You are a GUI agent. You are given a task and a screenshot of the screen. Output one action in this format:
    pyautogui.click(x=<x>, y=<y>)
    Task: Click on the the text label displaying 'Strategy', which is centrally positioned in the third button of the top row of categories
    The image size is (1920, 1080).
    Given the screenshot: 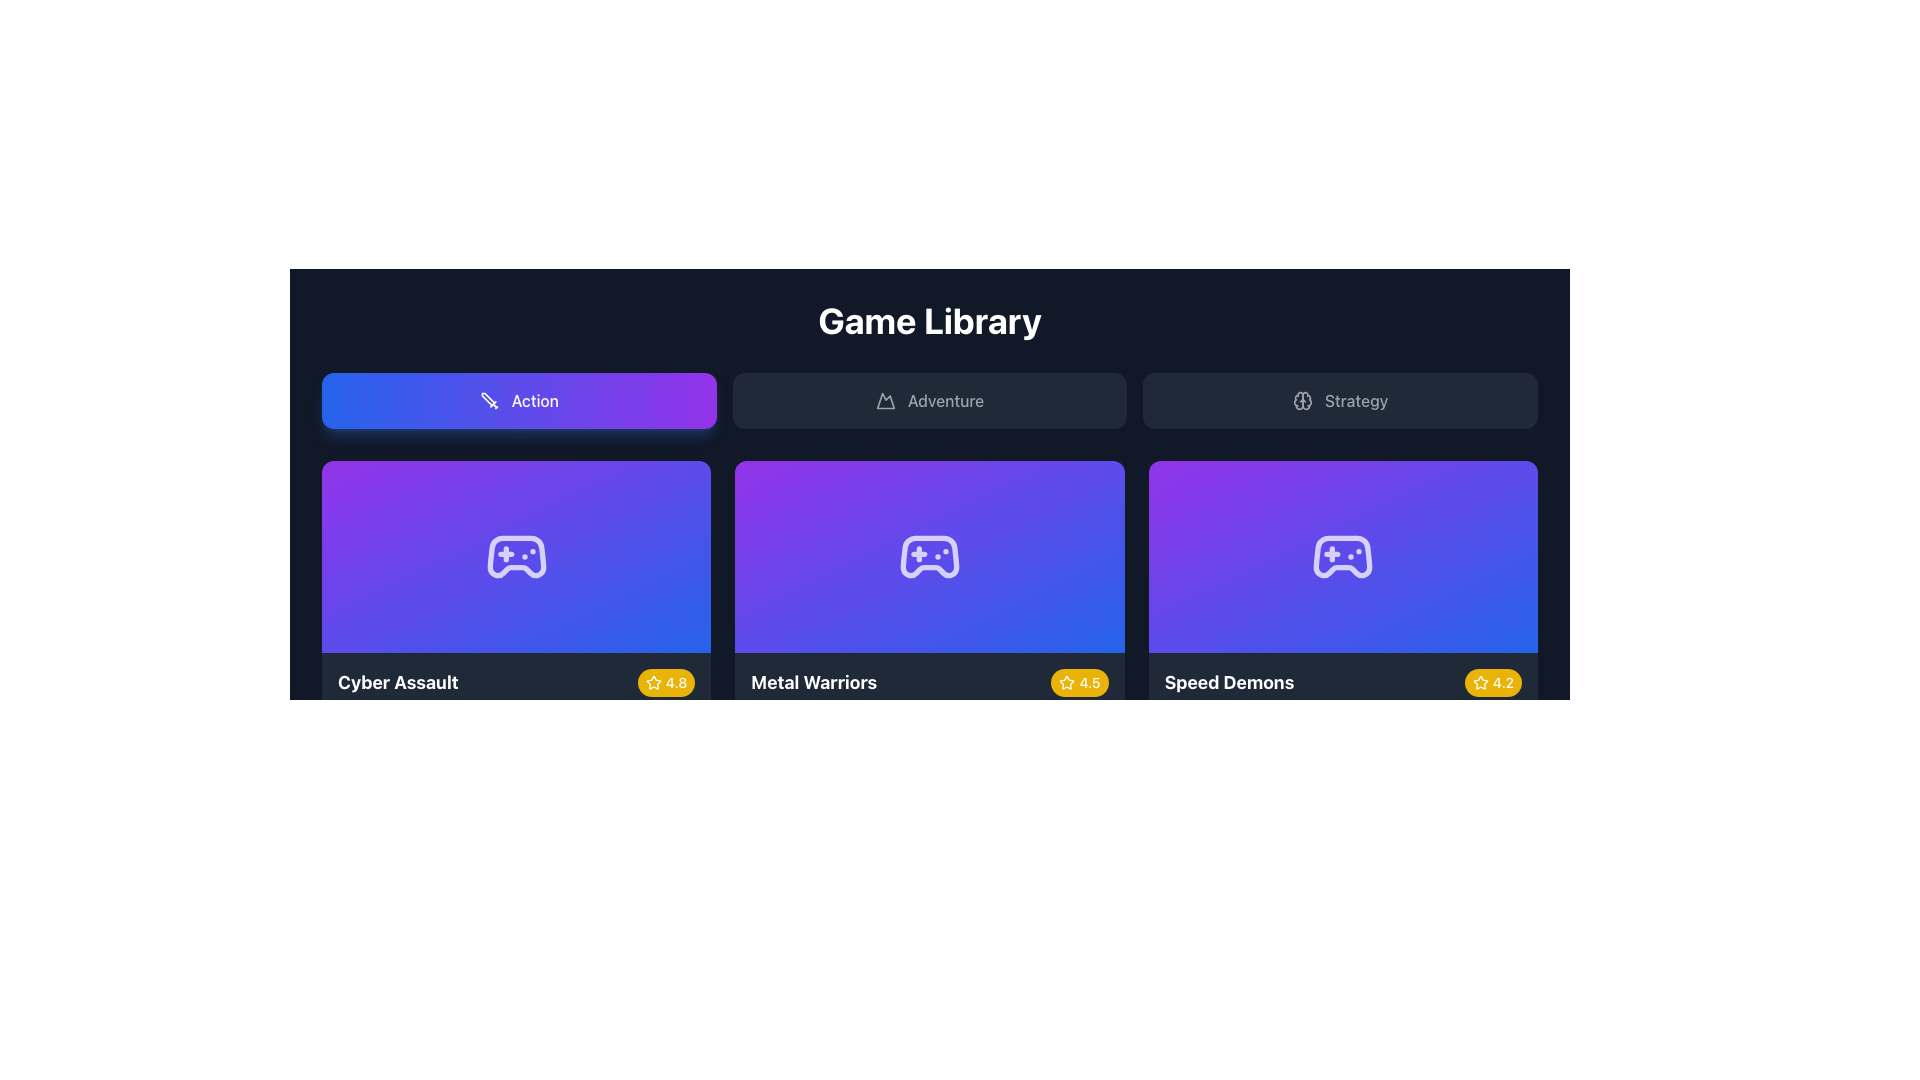 What is the action you would take?
    pyautogui.click(x=1356, y=401)
    